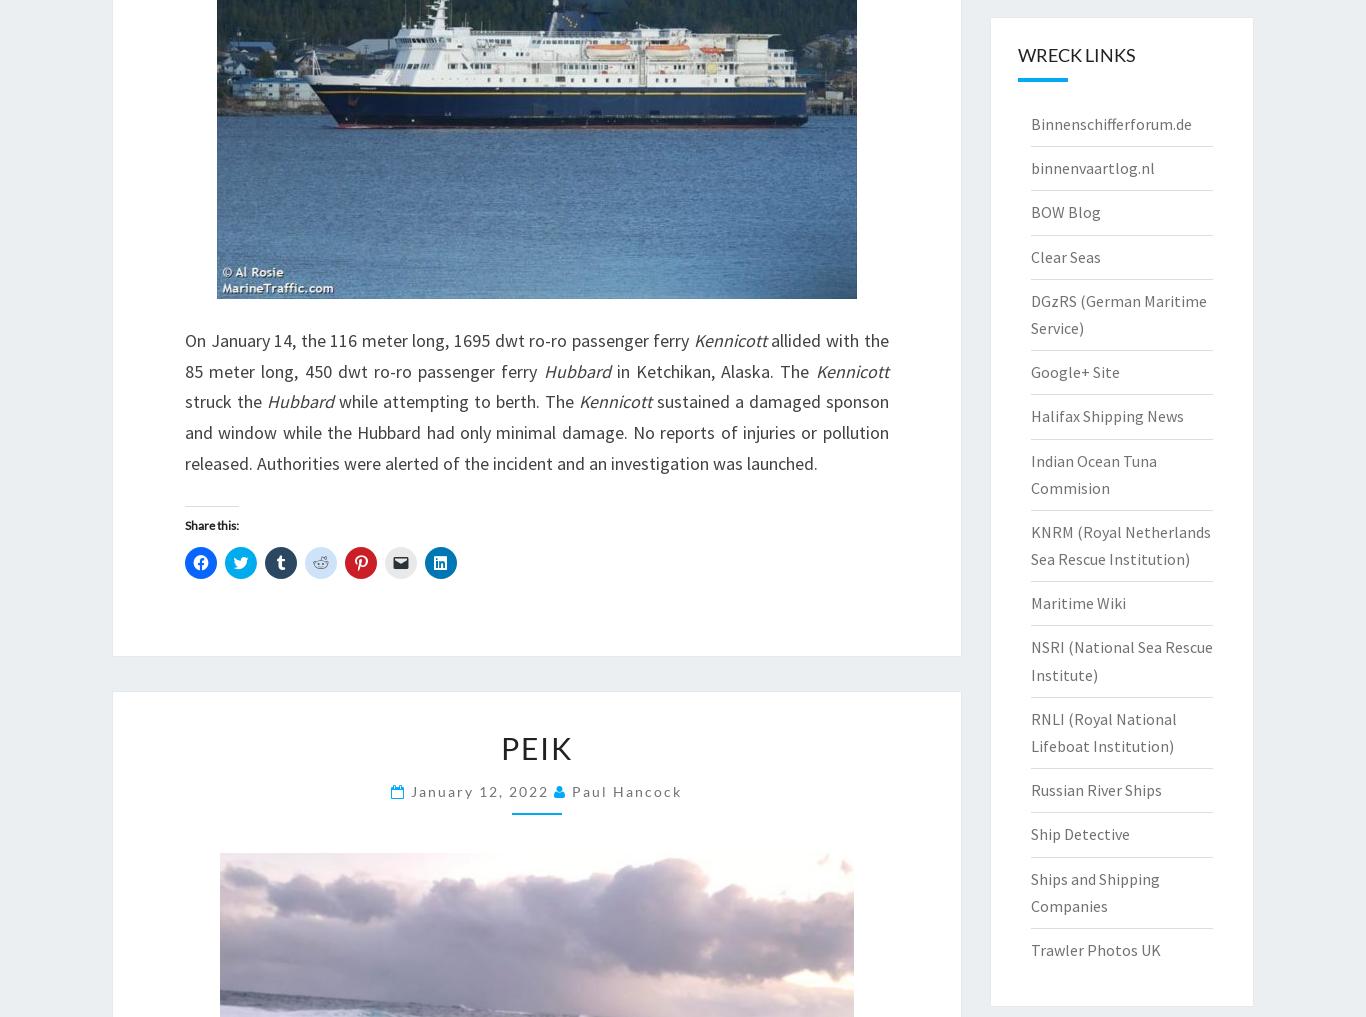  What do you see at coordinates (499, 746) in the screenshot?
I see `'Peik'` at bounding box center [499, 746].